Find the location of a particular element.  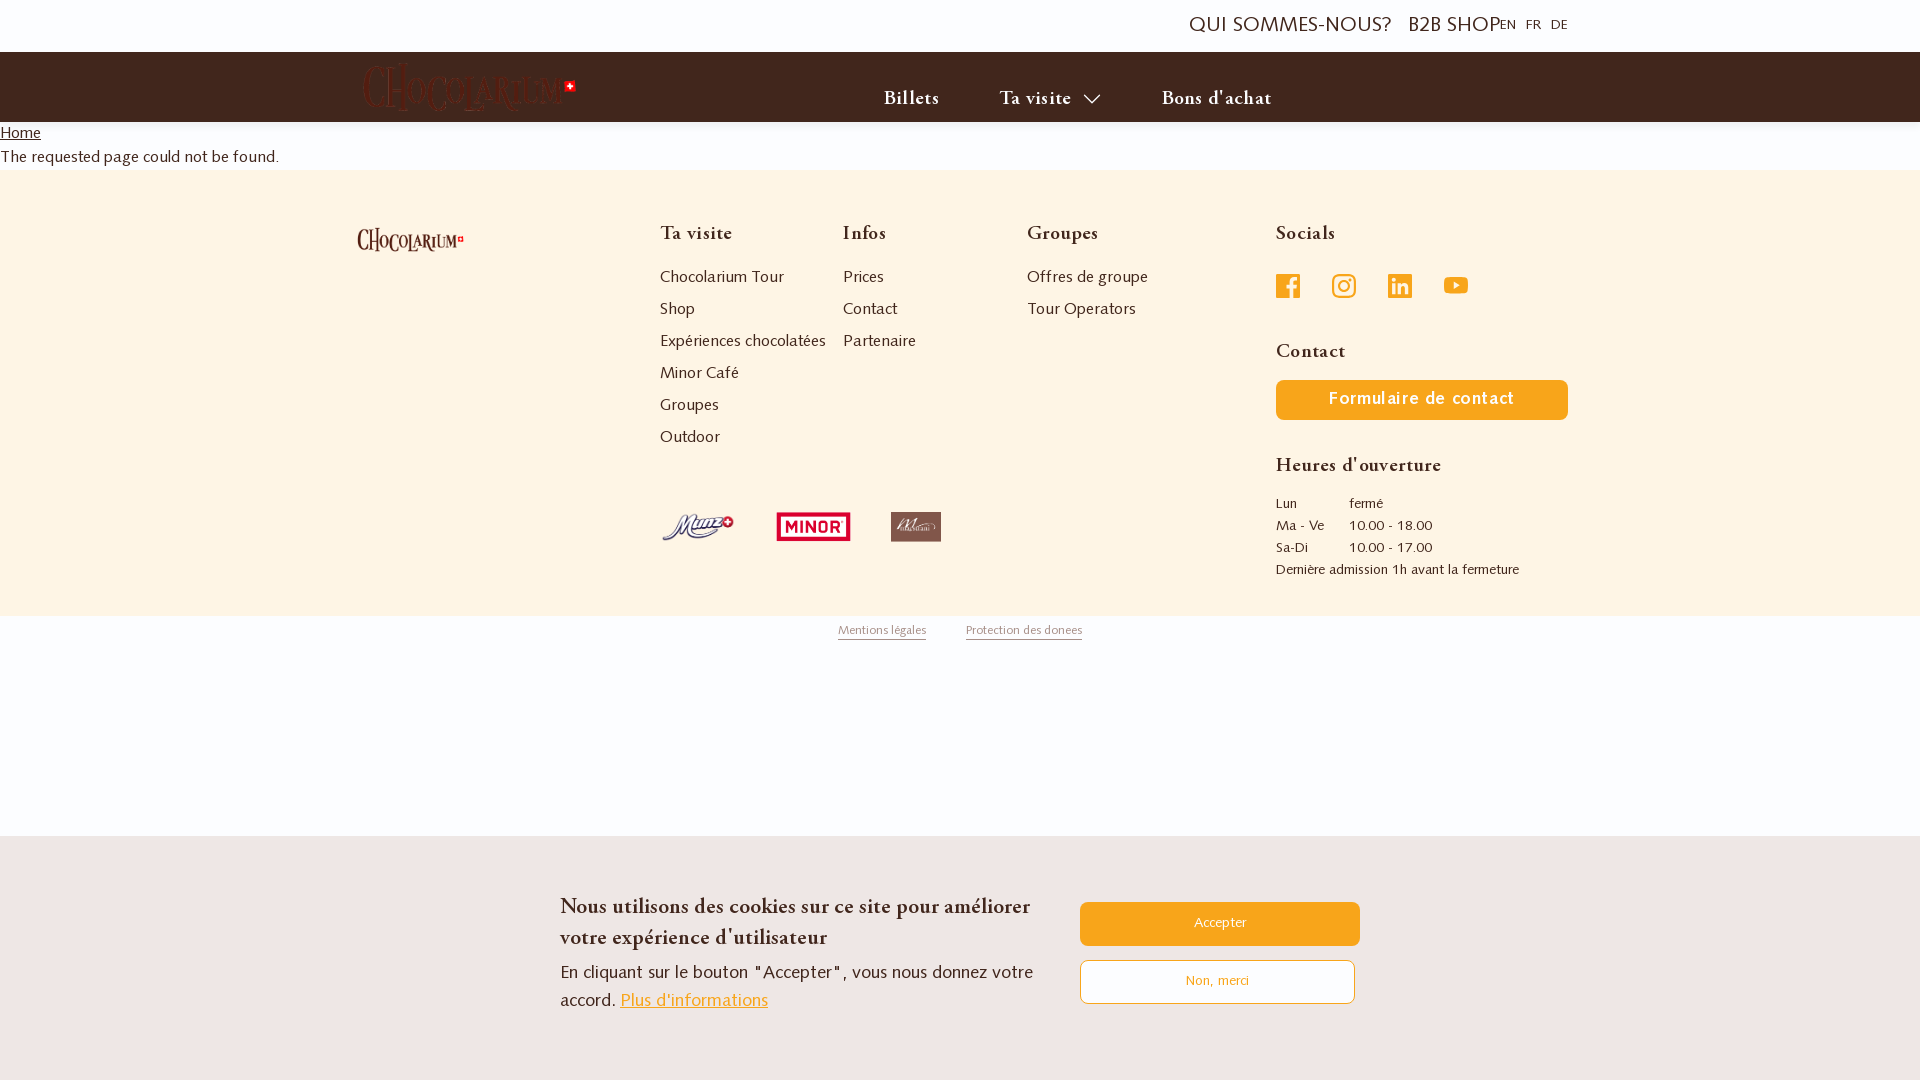

'Formulaire de contact' is located at coordinates (1420, 400).